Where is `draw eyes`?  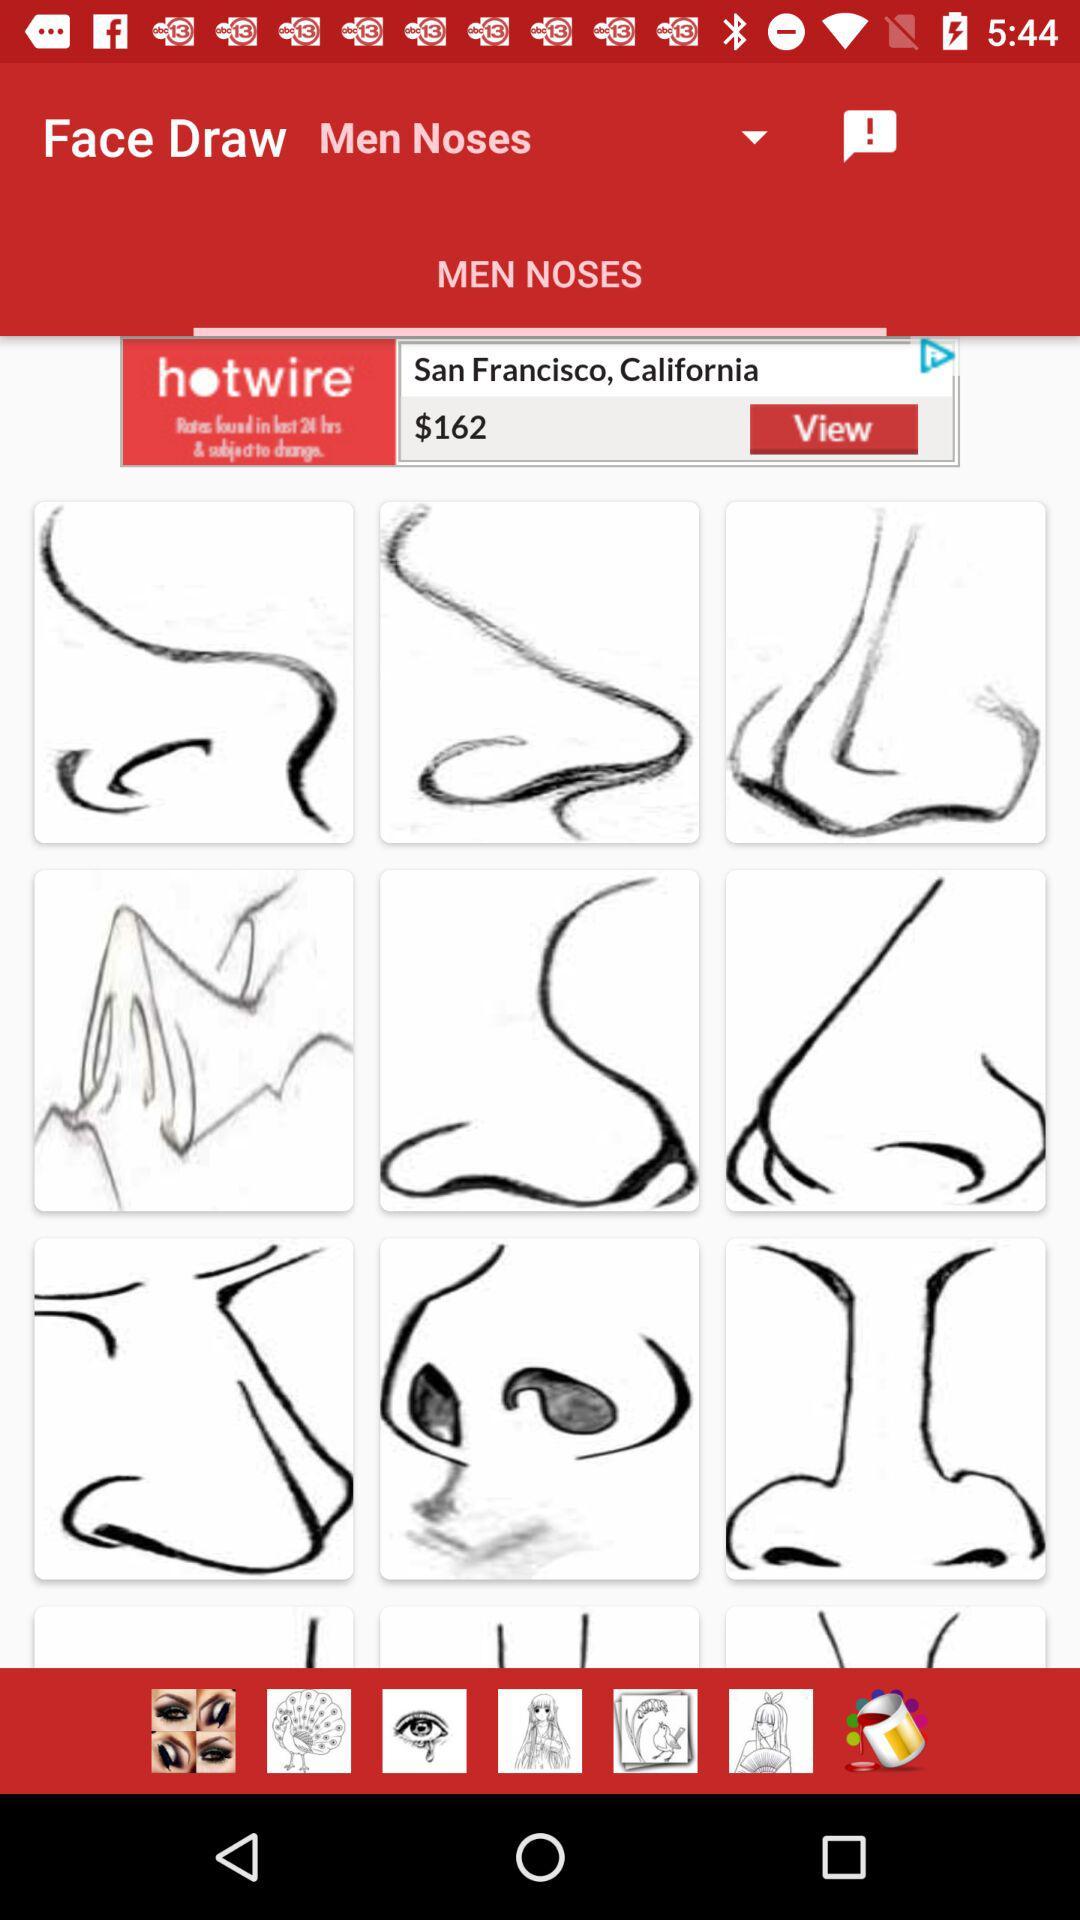
draw eyes is located at coordinates (423, 1730).